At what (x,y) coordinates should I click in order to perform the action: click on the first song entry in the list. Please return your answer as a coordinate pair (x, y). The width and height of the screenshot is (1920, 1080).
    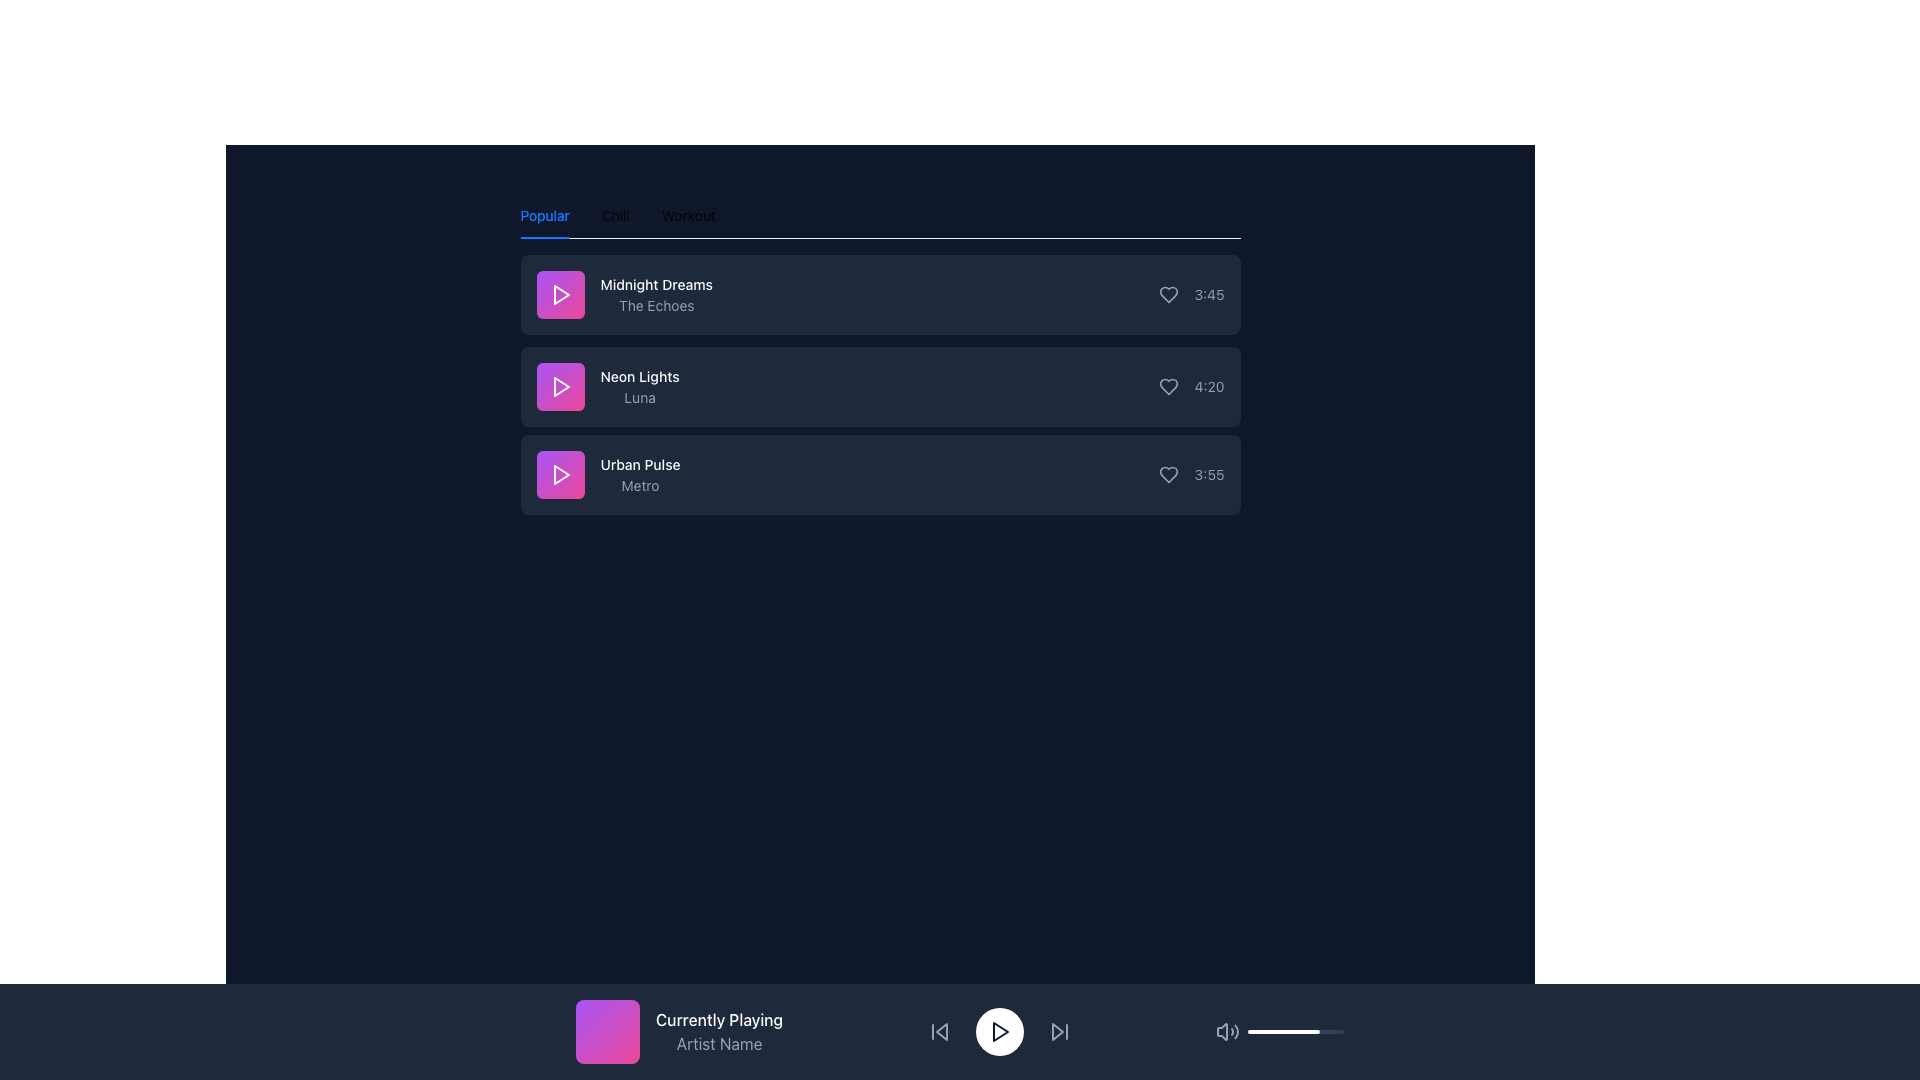
    Looking at the image, I should click on (880, 294).